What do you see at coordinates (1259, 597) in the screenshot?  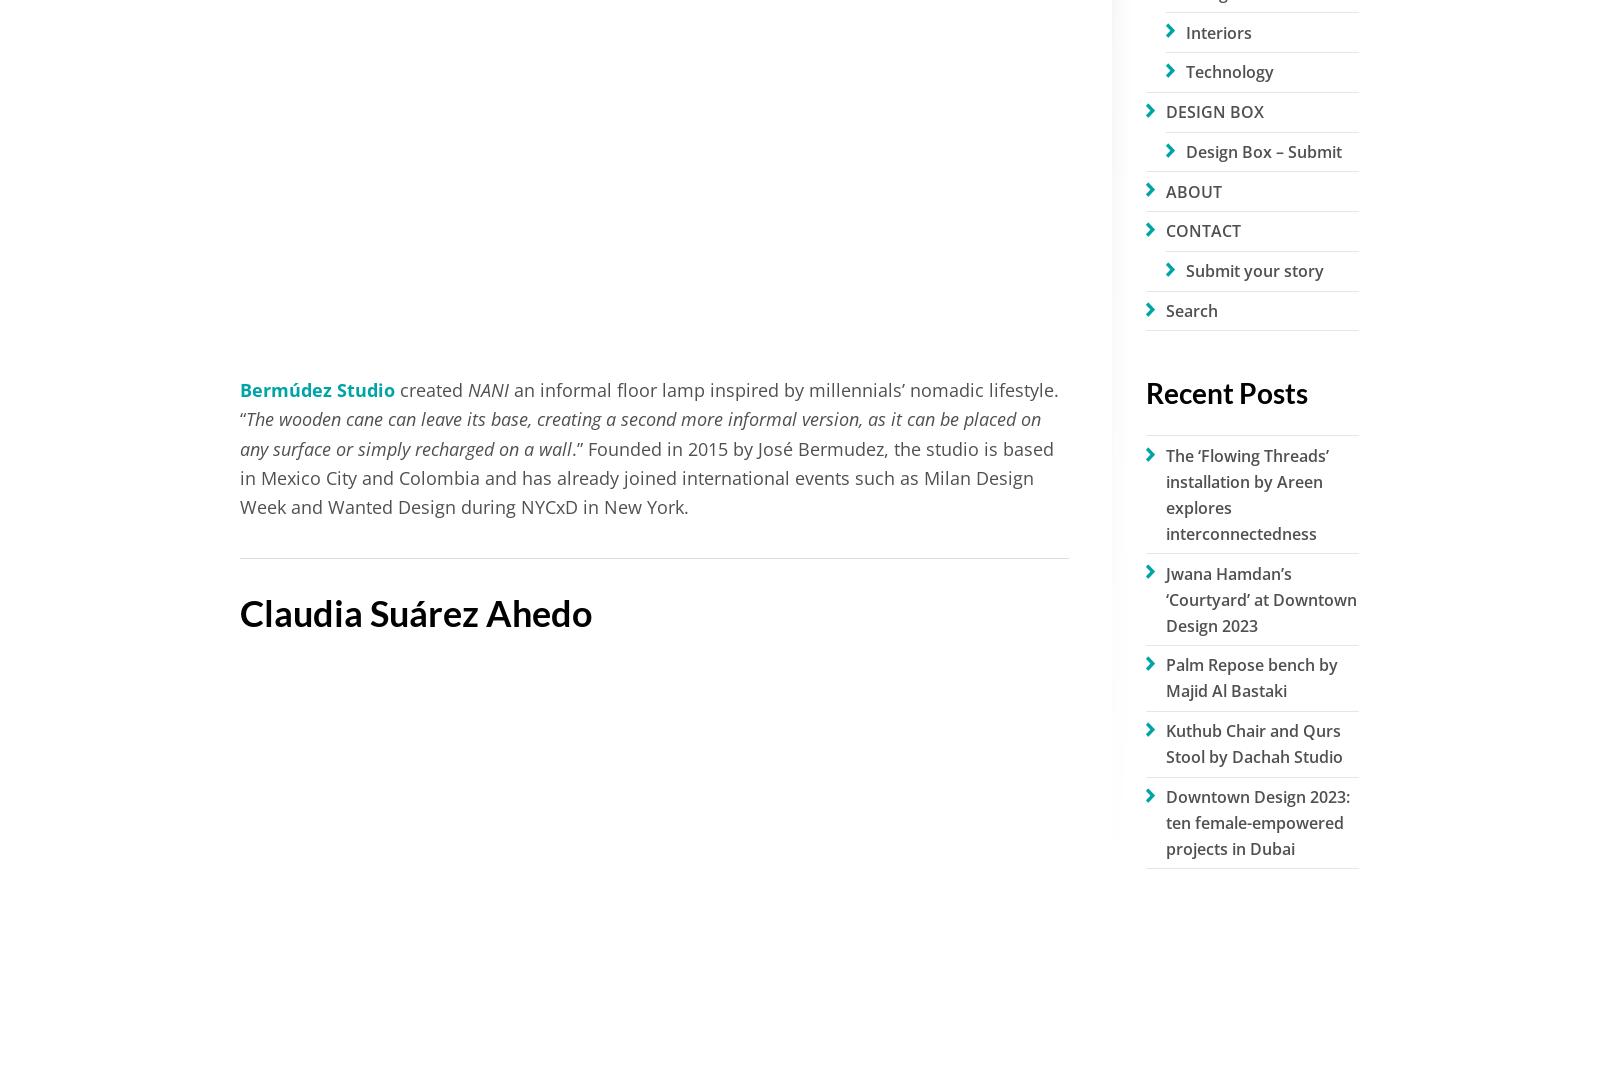 I see `'Jwana Hamdan’s ‘Courtyard’ at Downtown Design 2023'` at bounding box center [1259, 597].